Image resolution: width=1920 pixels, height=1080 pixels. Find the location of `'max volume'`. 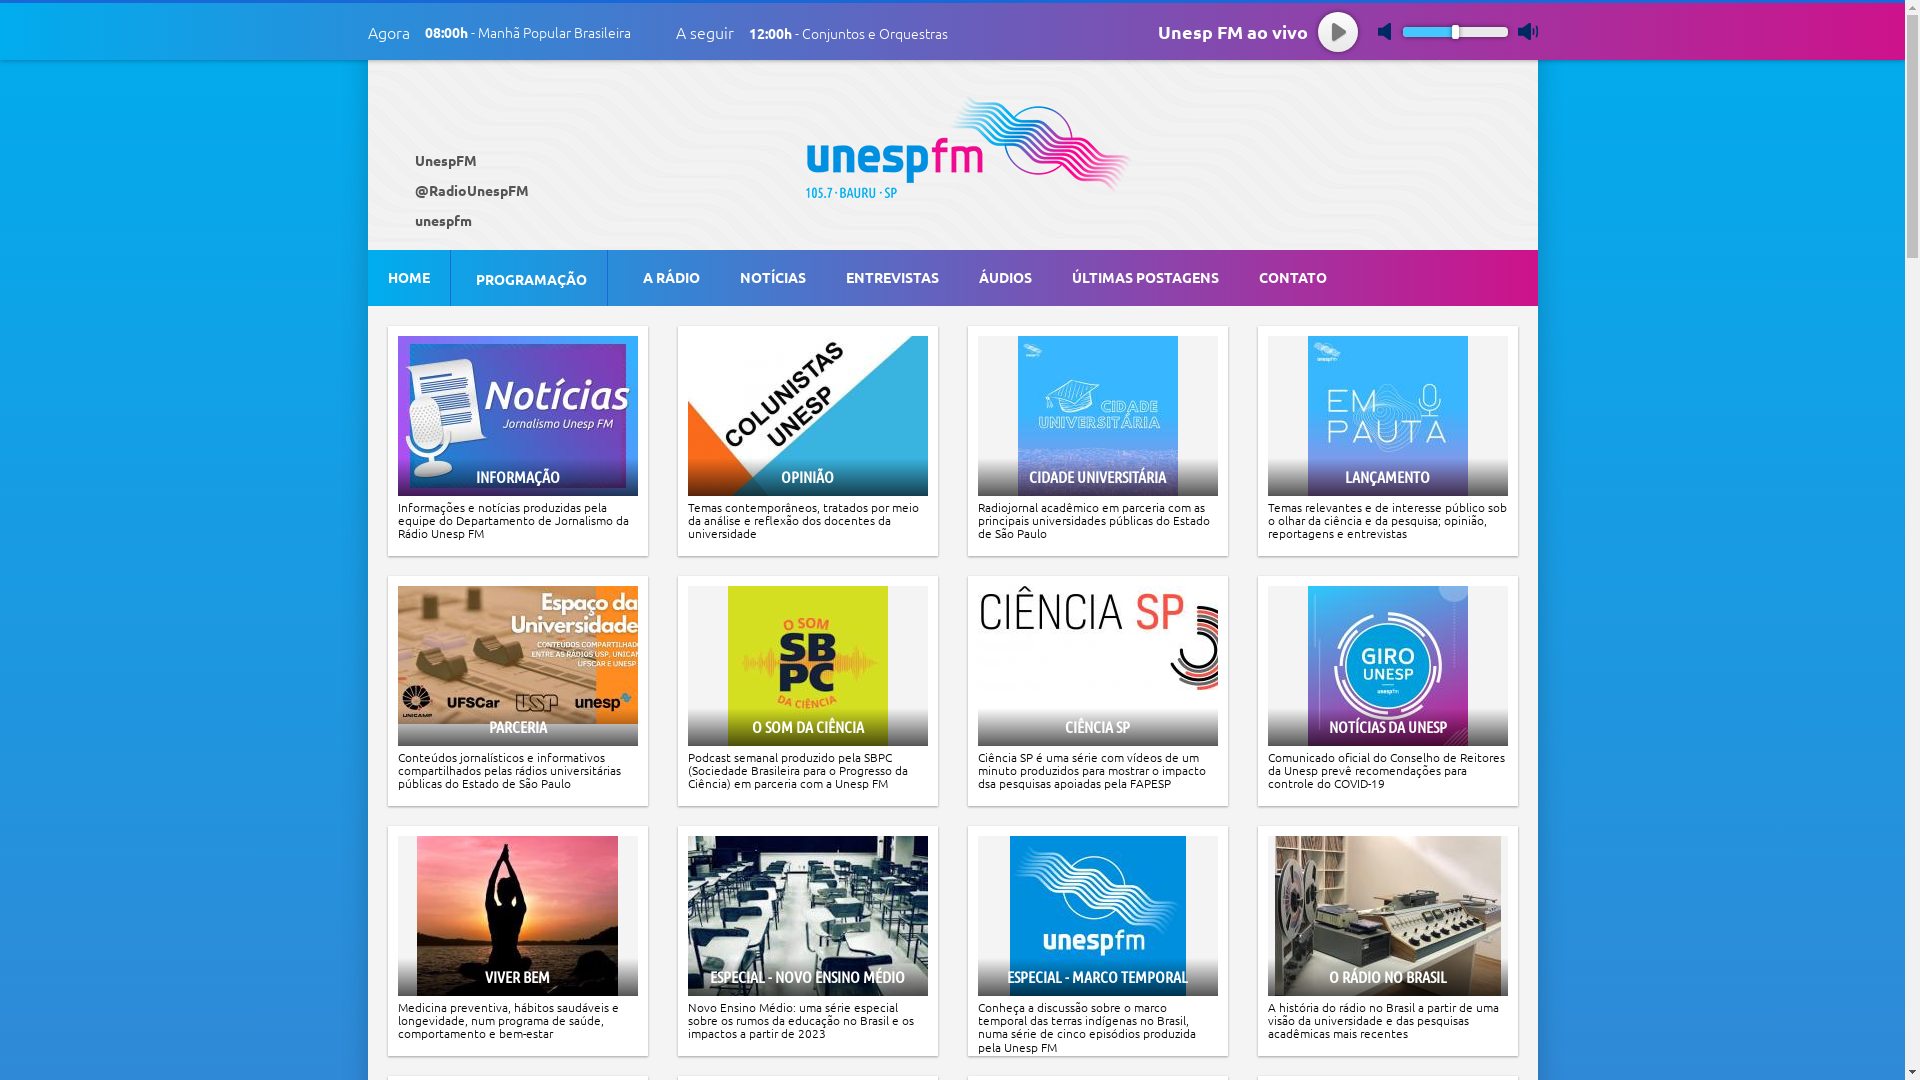

'max volume' is located at coordinates (1526, 31).